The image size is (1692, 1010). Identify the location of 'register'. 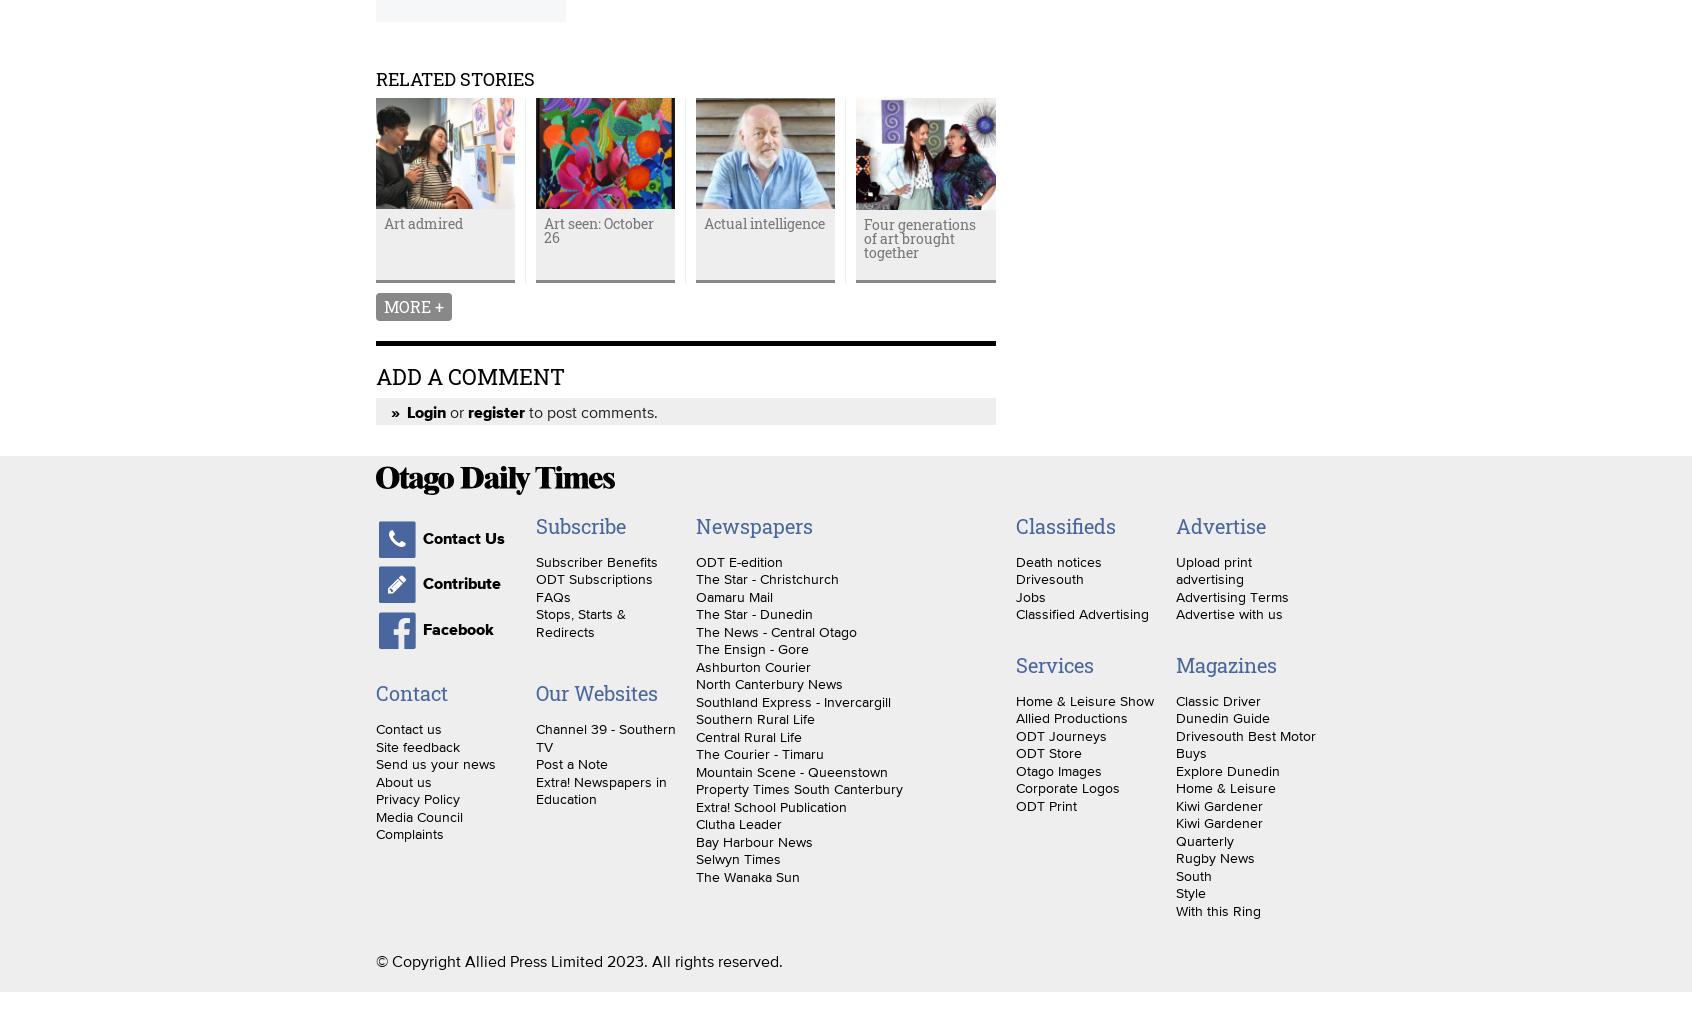
(496, 411).